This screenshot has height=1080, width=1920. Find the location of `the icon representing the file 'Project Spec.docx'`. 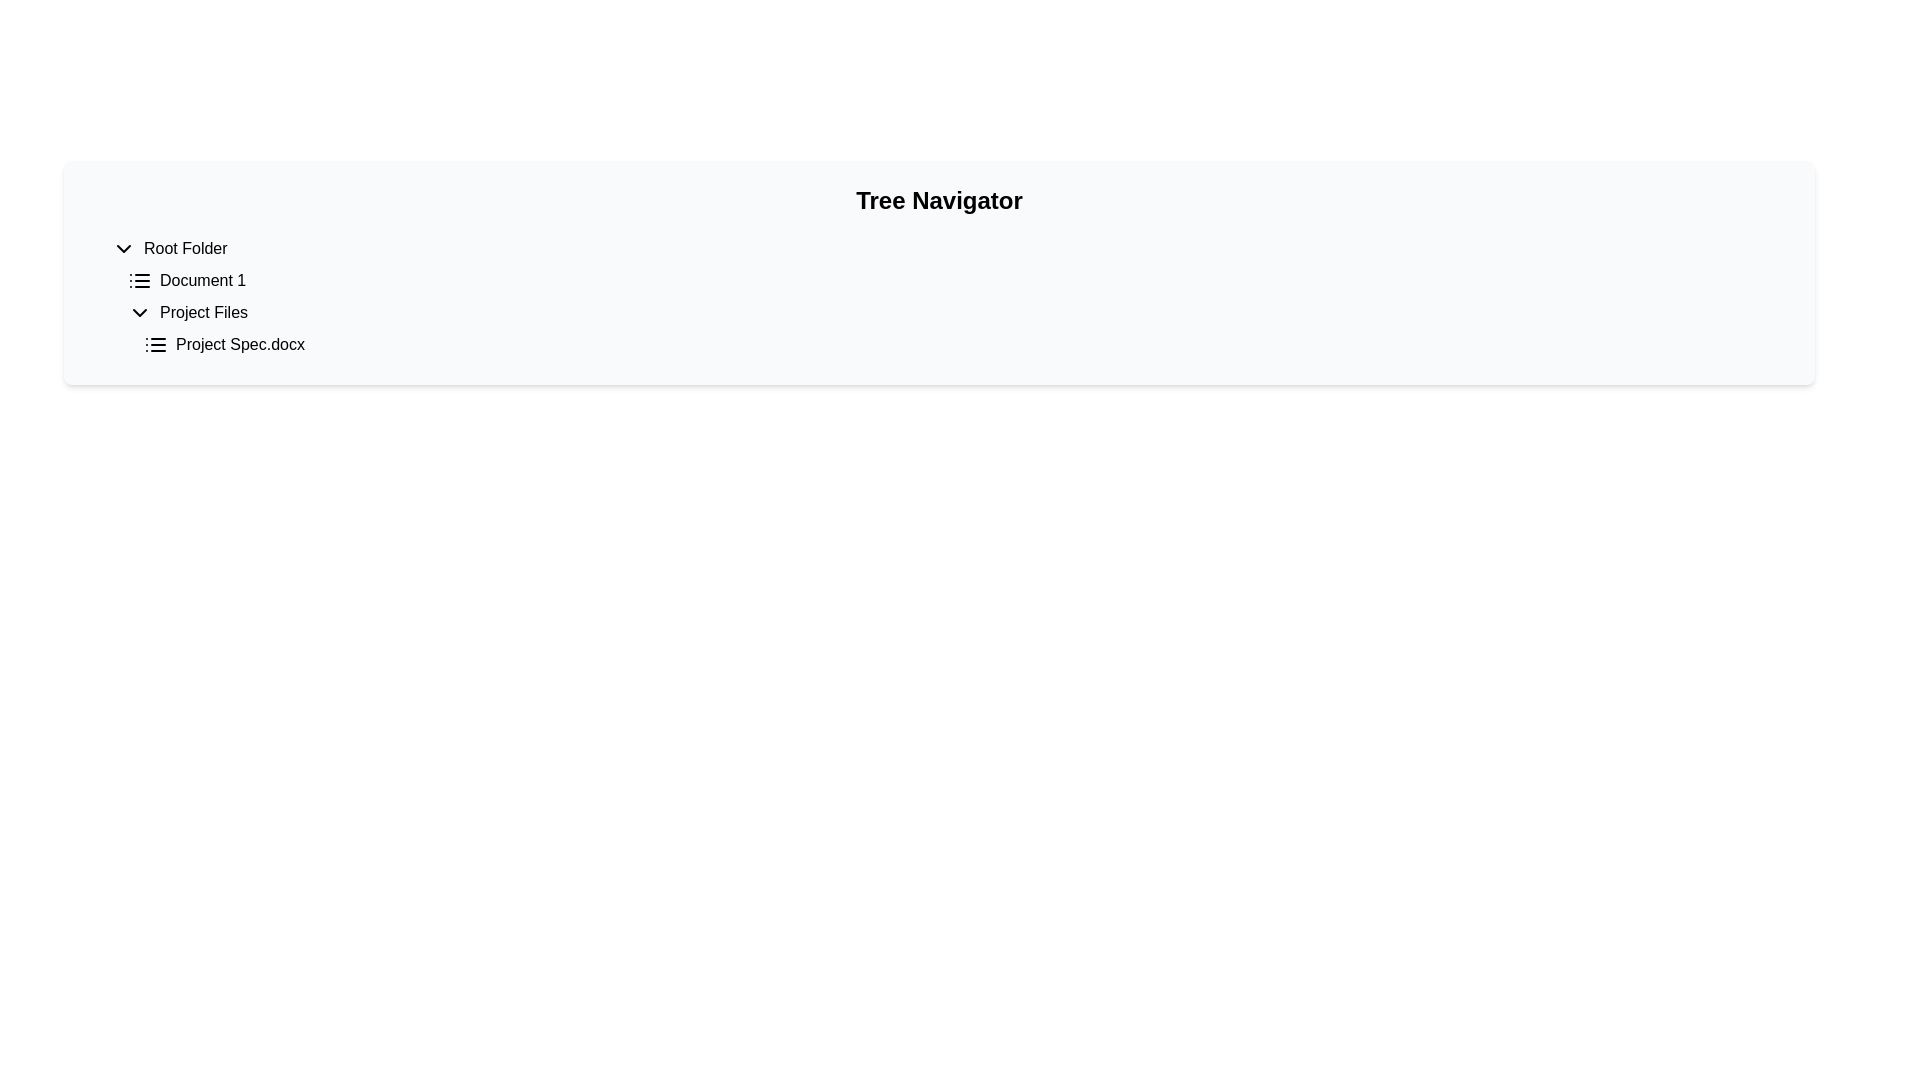

the icon representing the file 'Project Spec.docx' is located at coordinates (155, 343).